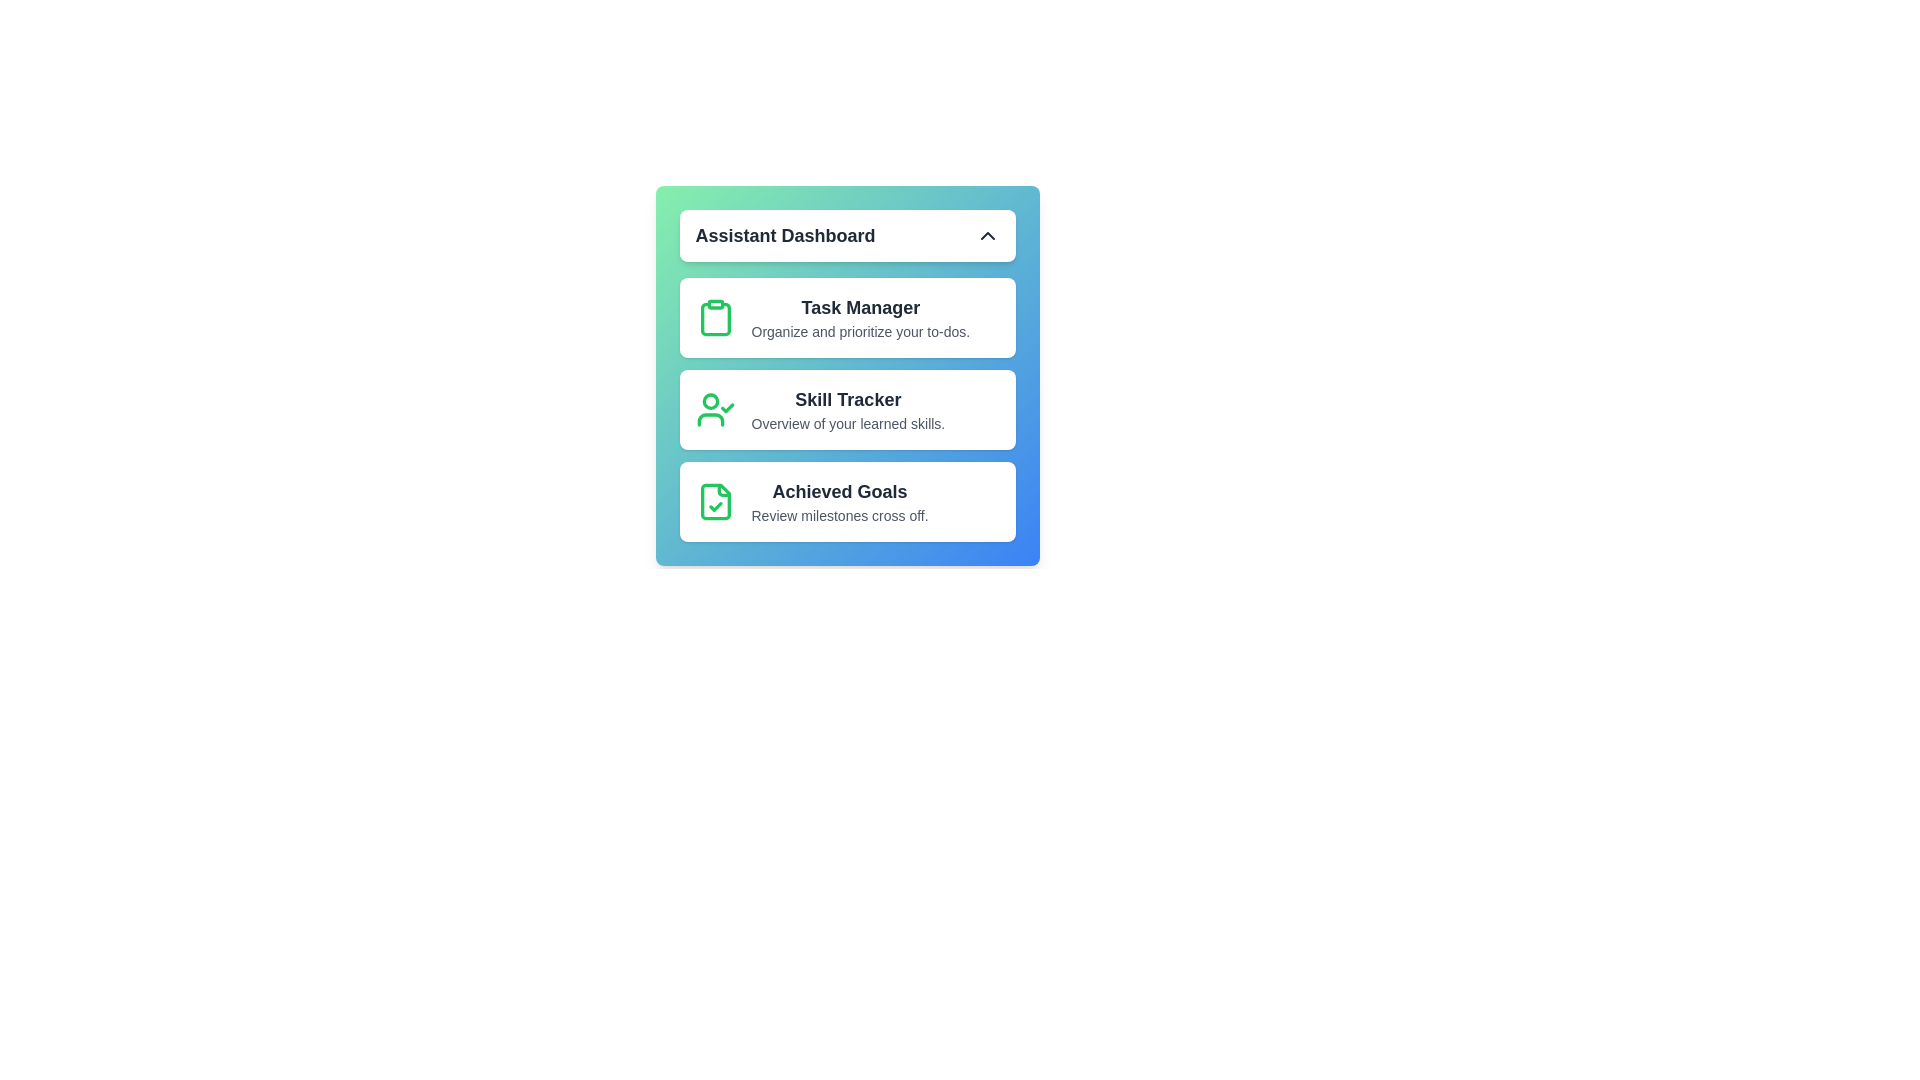  Describe the element at coordinates (847, 408) in the screenshot. I see `the option 'Skill Tracker' from the list` at that location.